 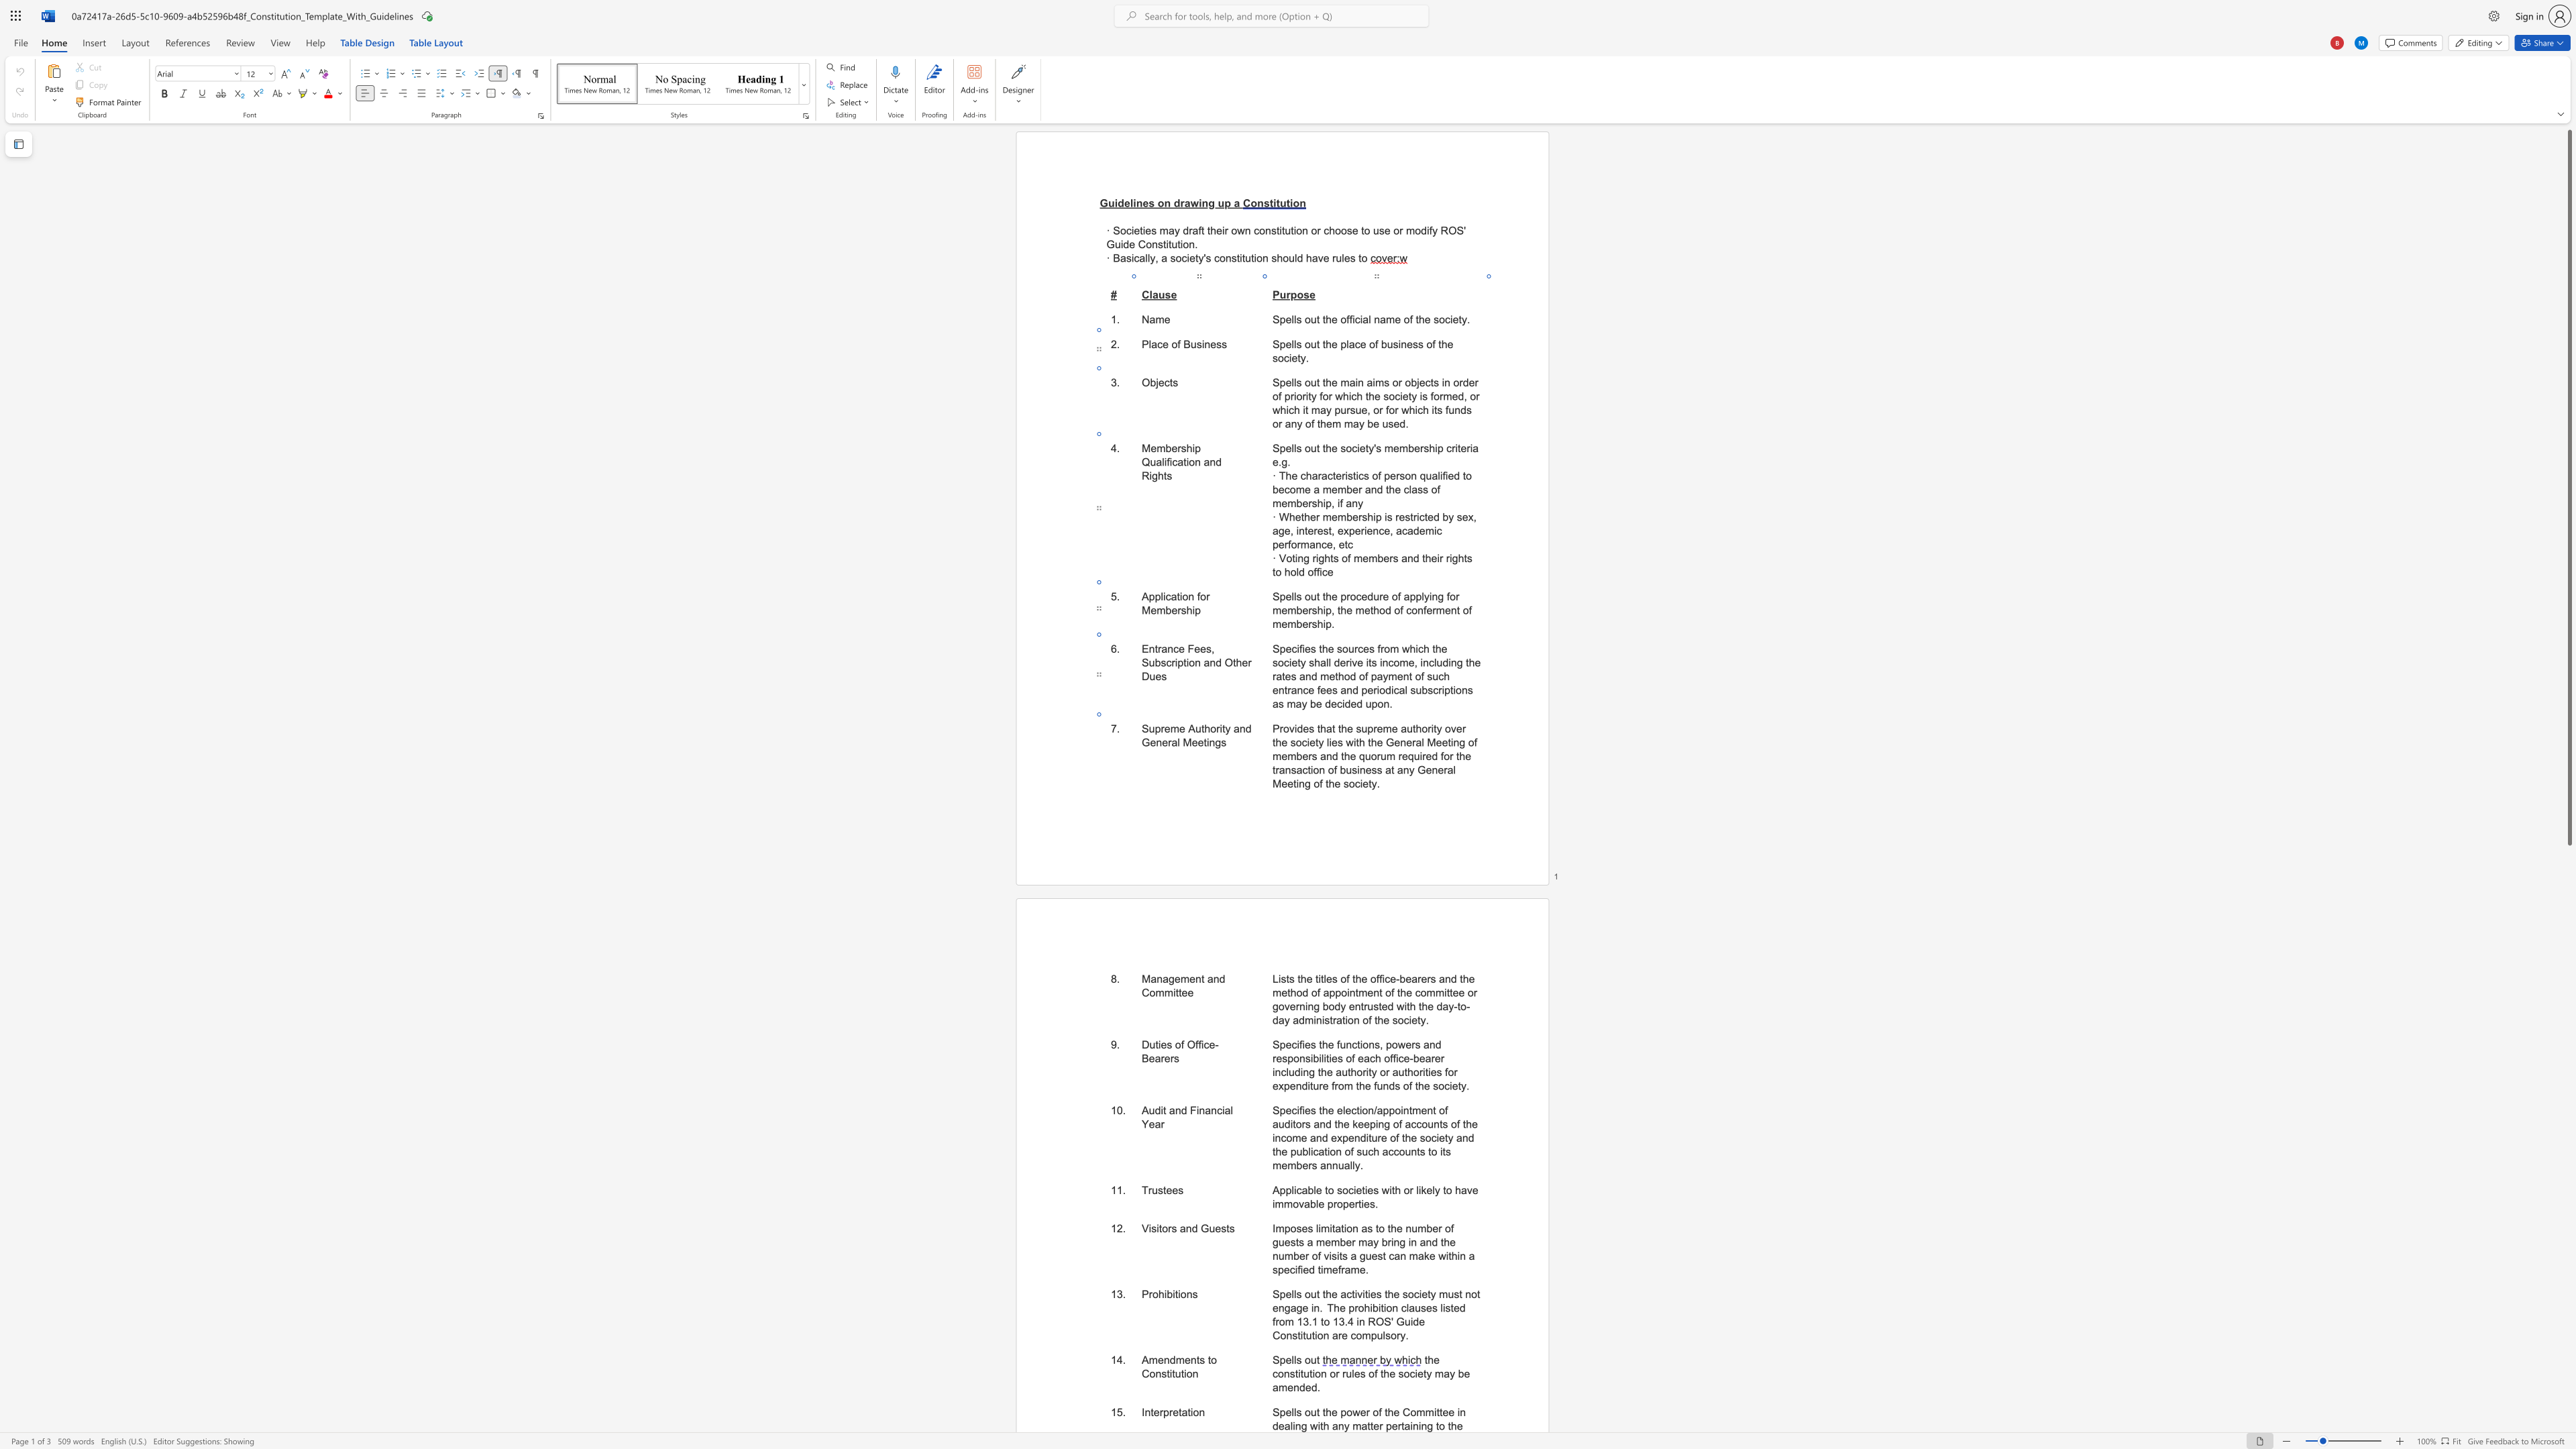 I want to click on the 1th character "n" in the text, so click(x=1415, y=1426).